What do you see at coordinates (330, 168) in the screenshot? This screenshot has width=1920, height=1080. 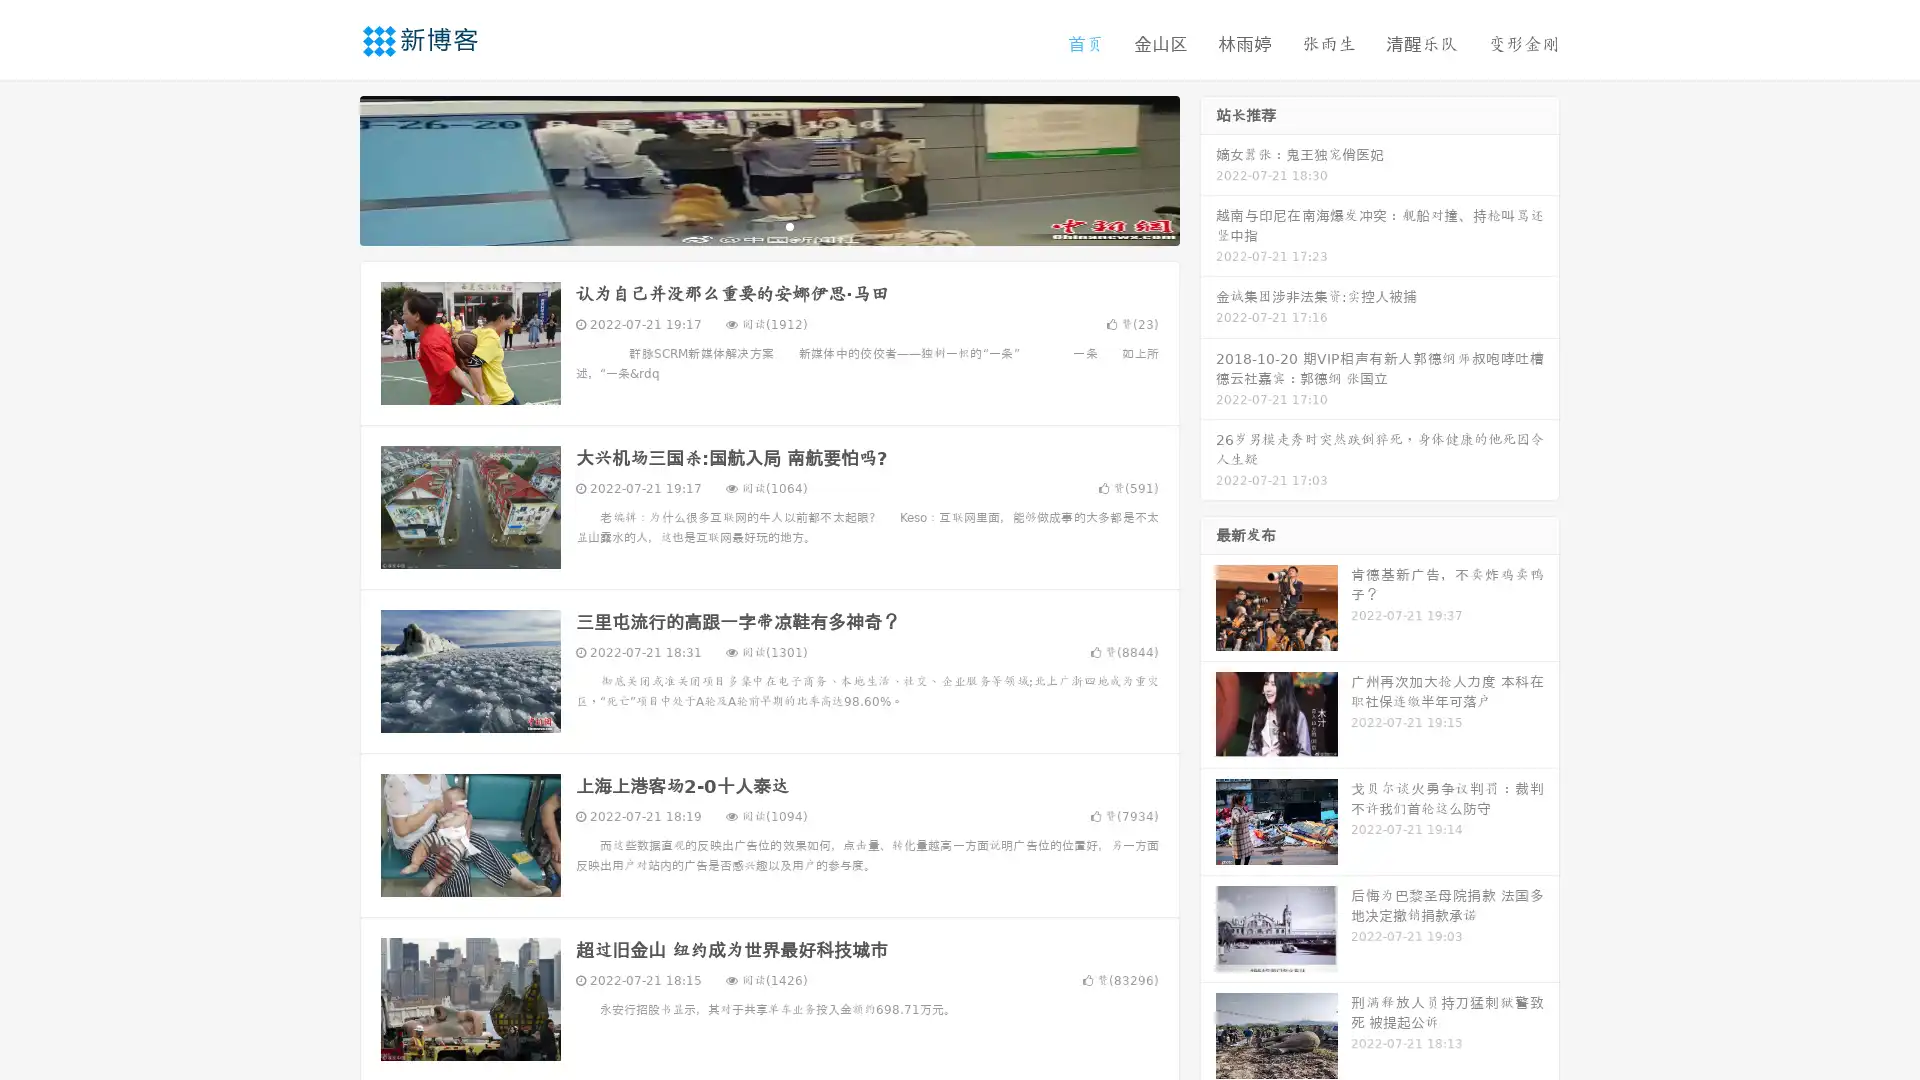 I see `Previous slide` at bounding box center [330, 168].